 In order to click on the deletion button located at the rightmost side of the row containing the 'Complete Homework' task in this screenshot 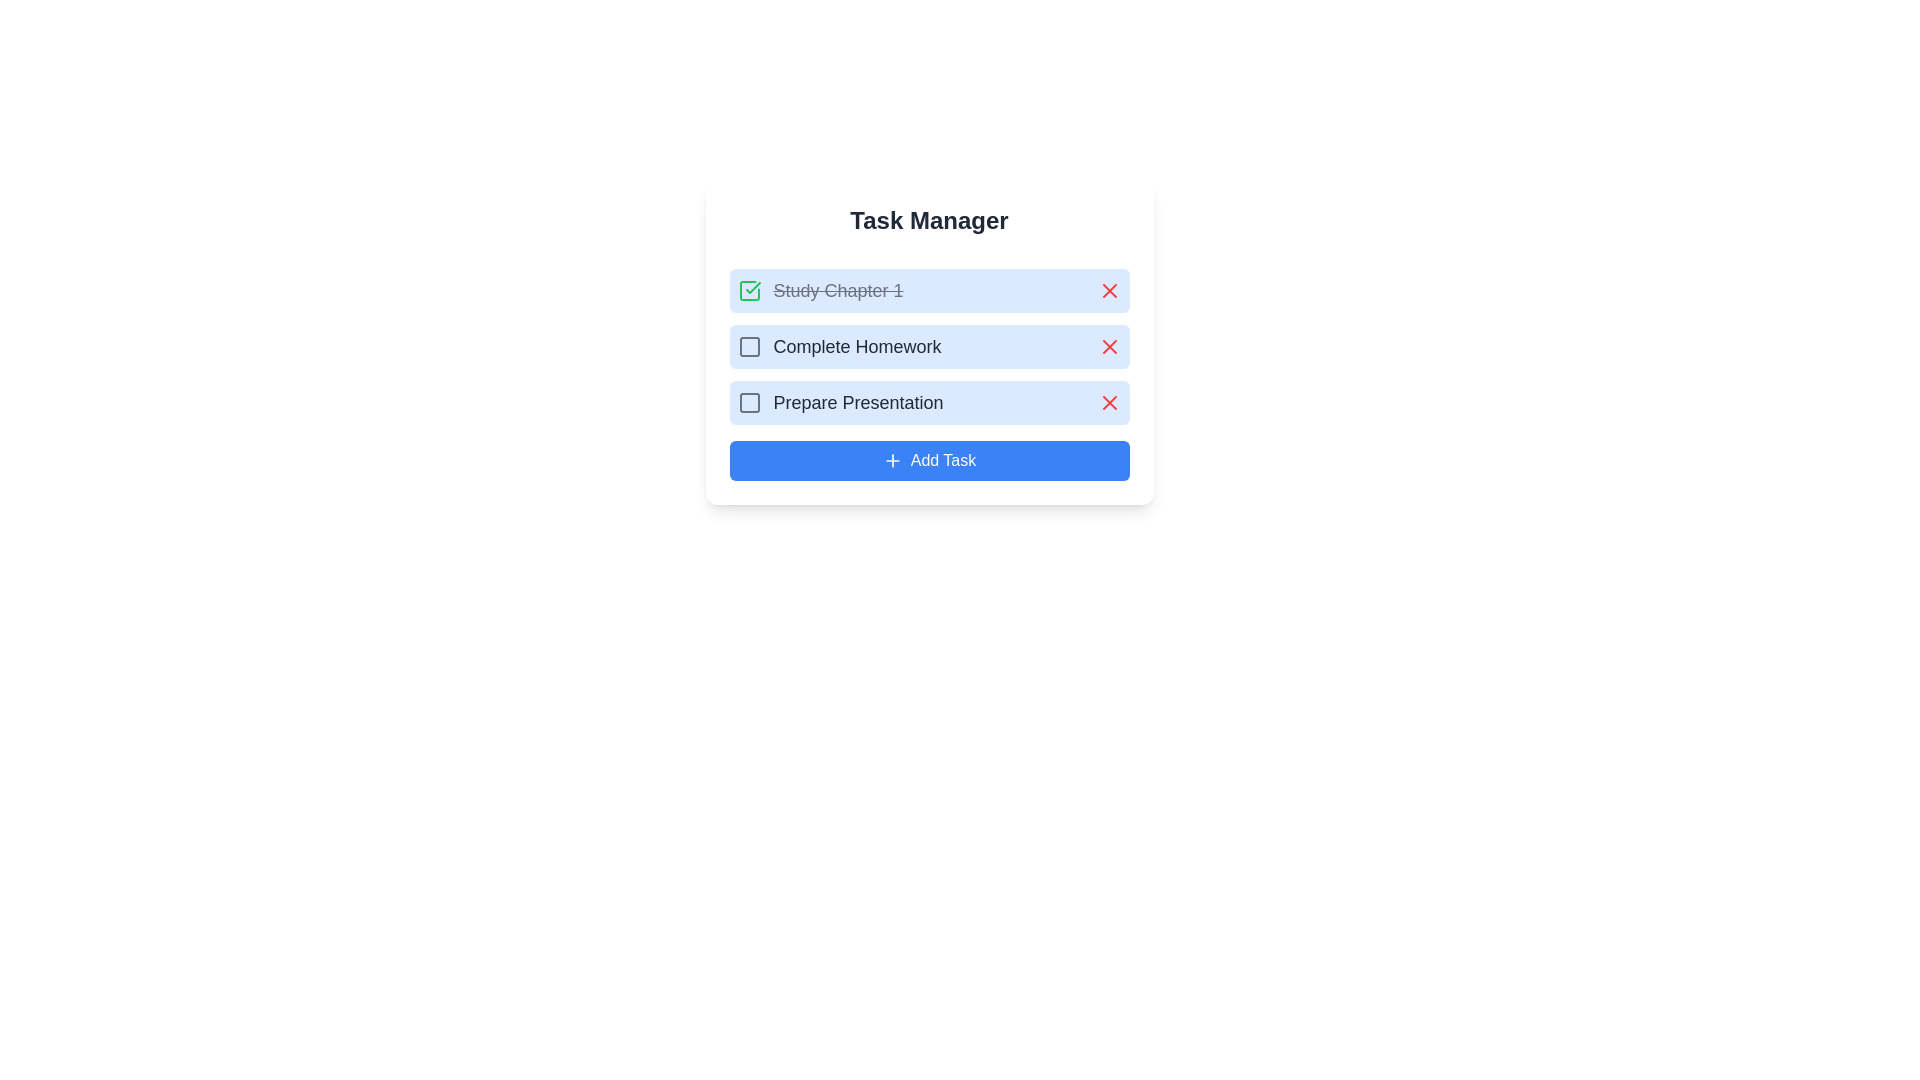, I will do `click(1108, 346)`.